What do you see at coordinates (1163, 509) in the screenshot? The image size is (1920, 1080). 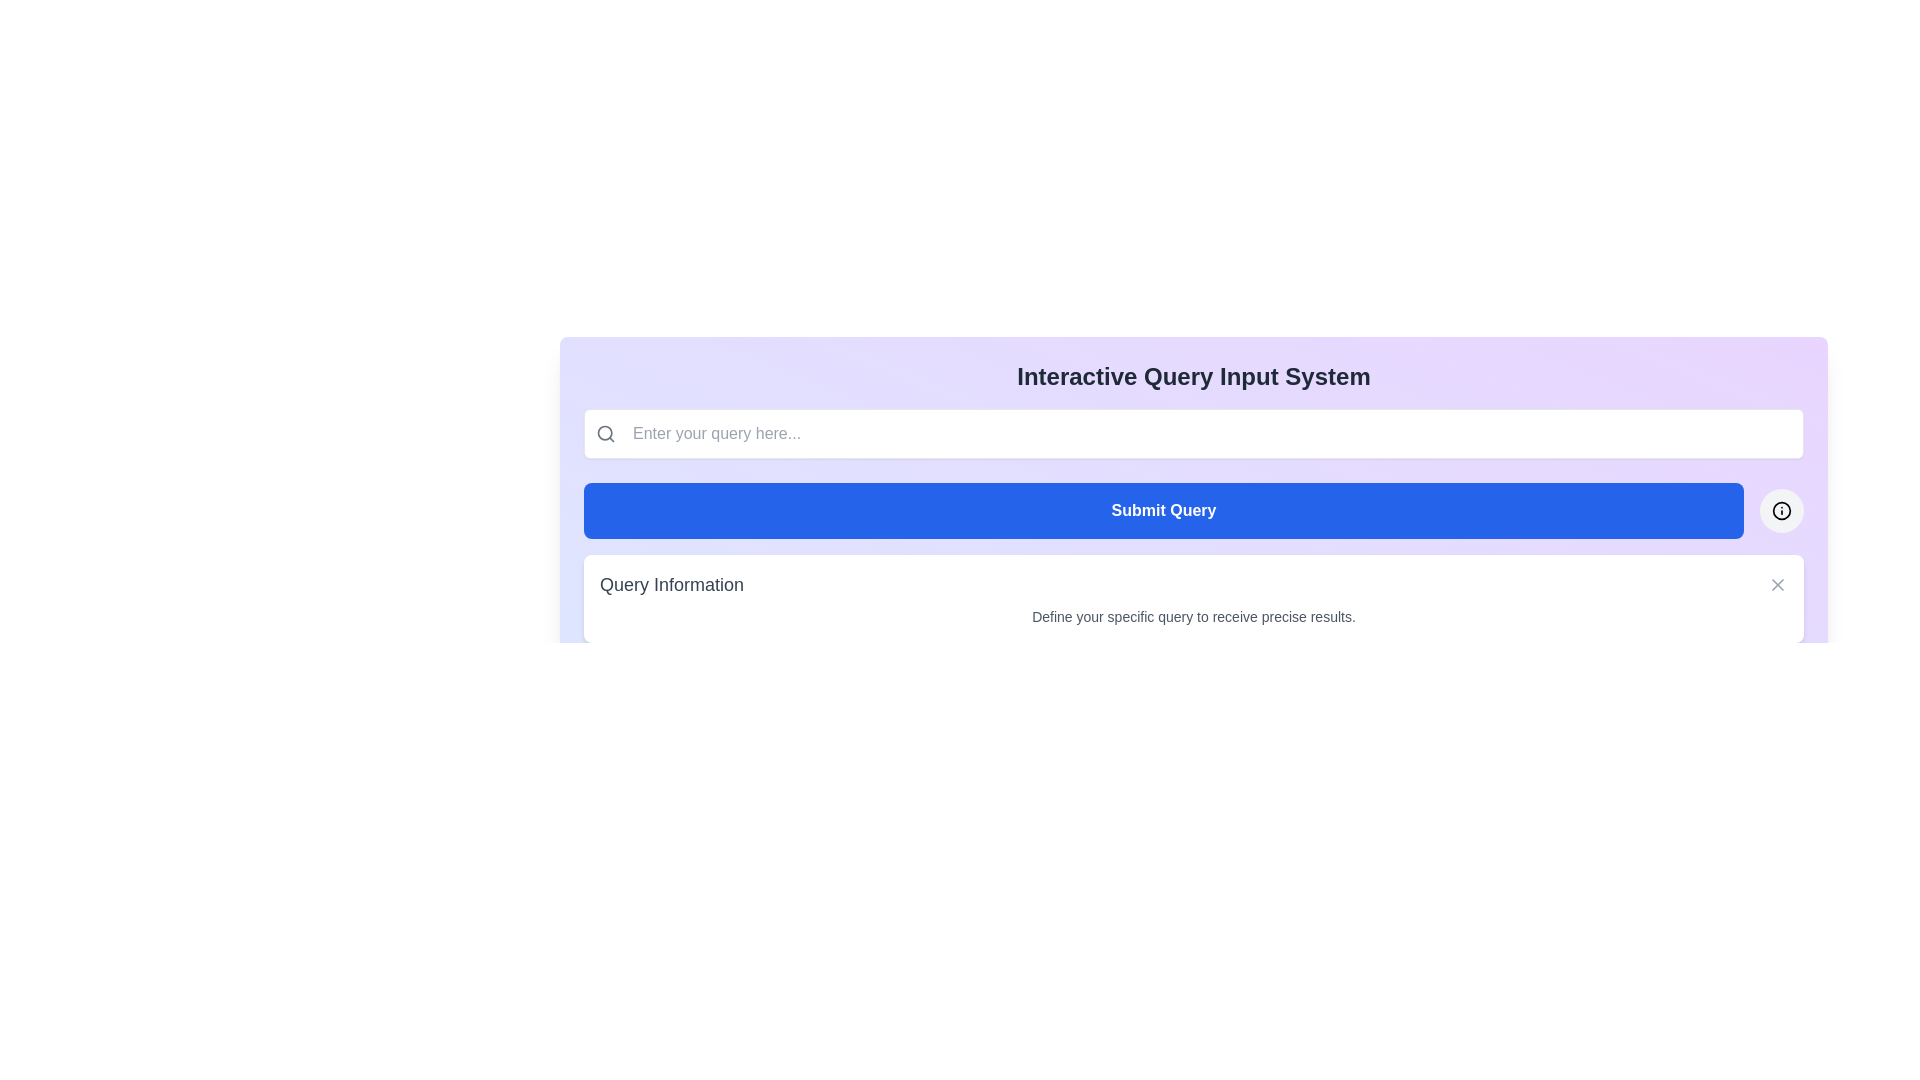 I see `the blue 'Submit Query' button with white text` at bounding box center [1163, 509].